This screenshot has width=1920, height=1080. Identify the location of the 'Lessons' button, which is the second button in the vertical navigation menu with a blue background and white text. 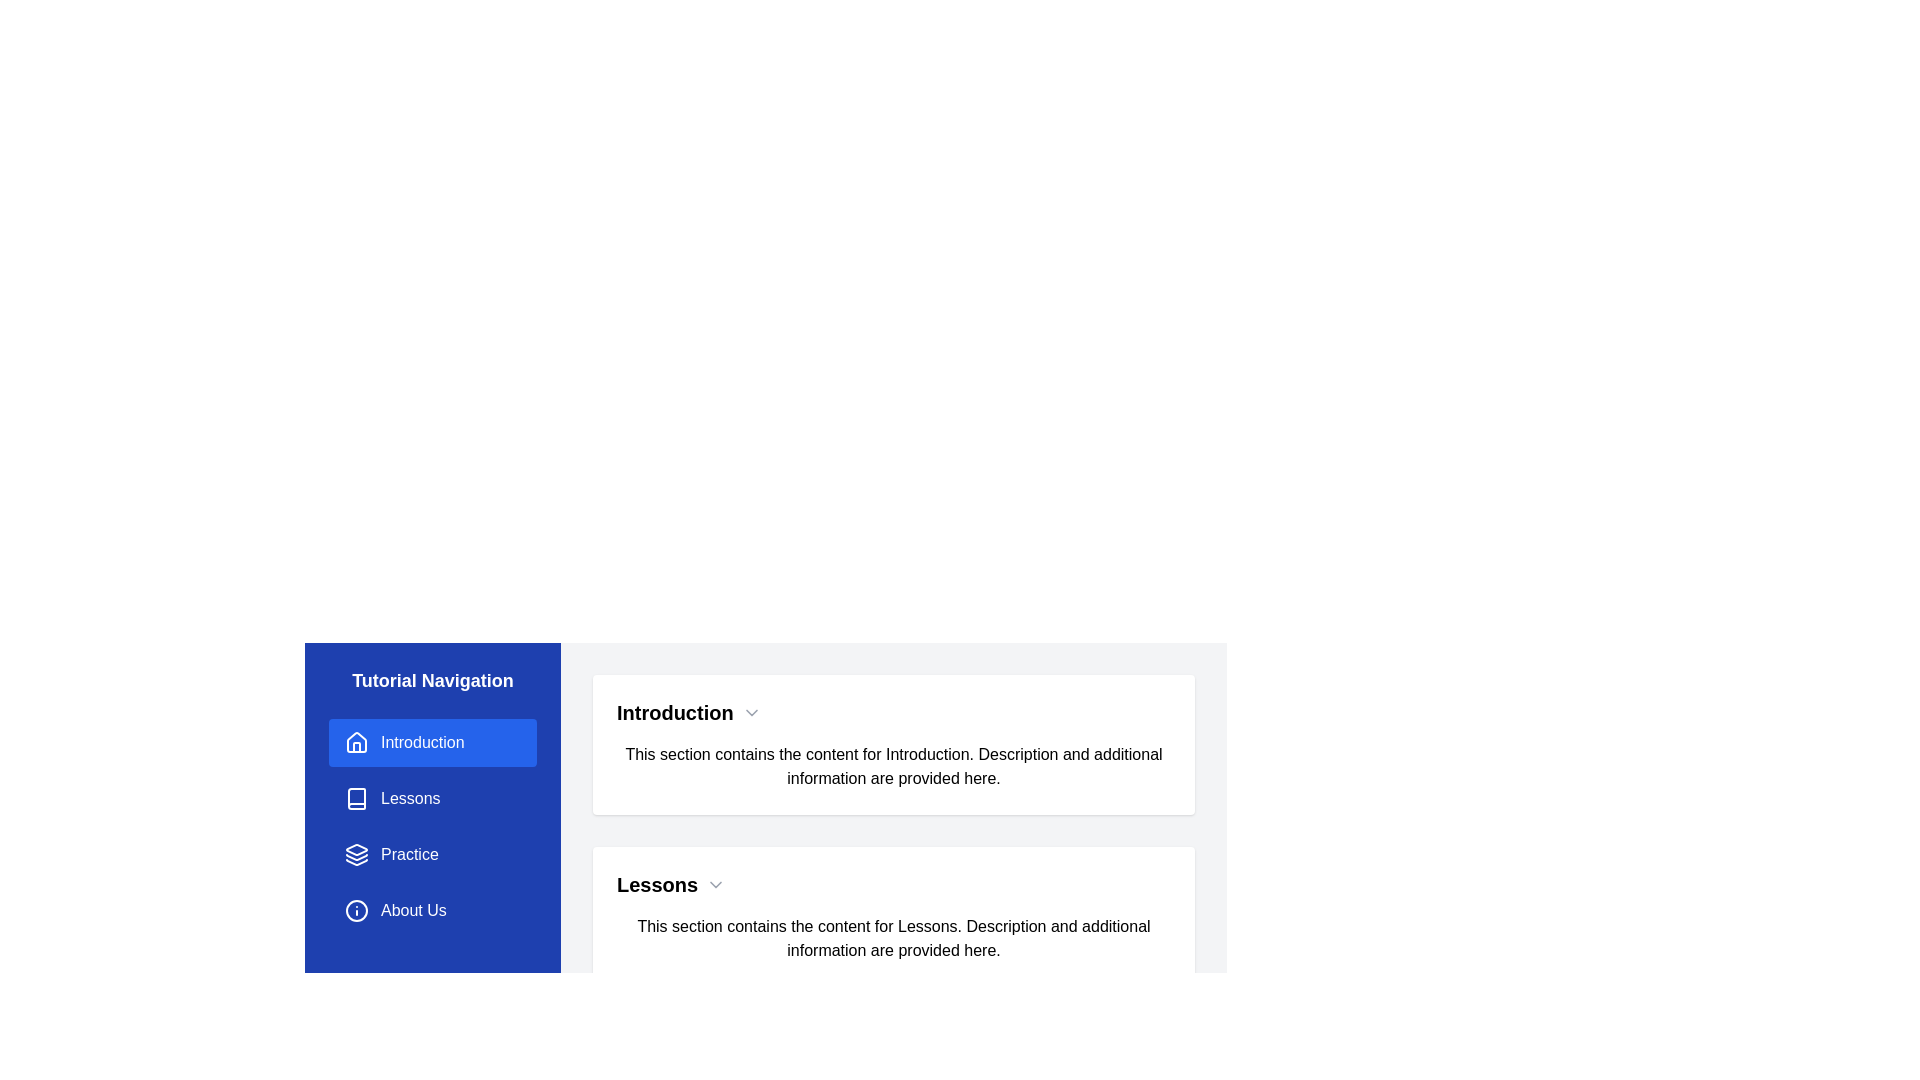
(431, 797).